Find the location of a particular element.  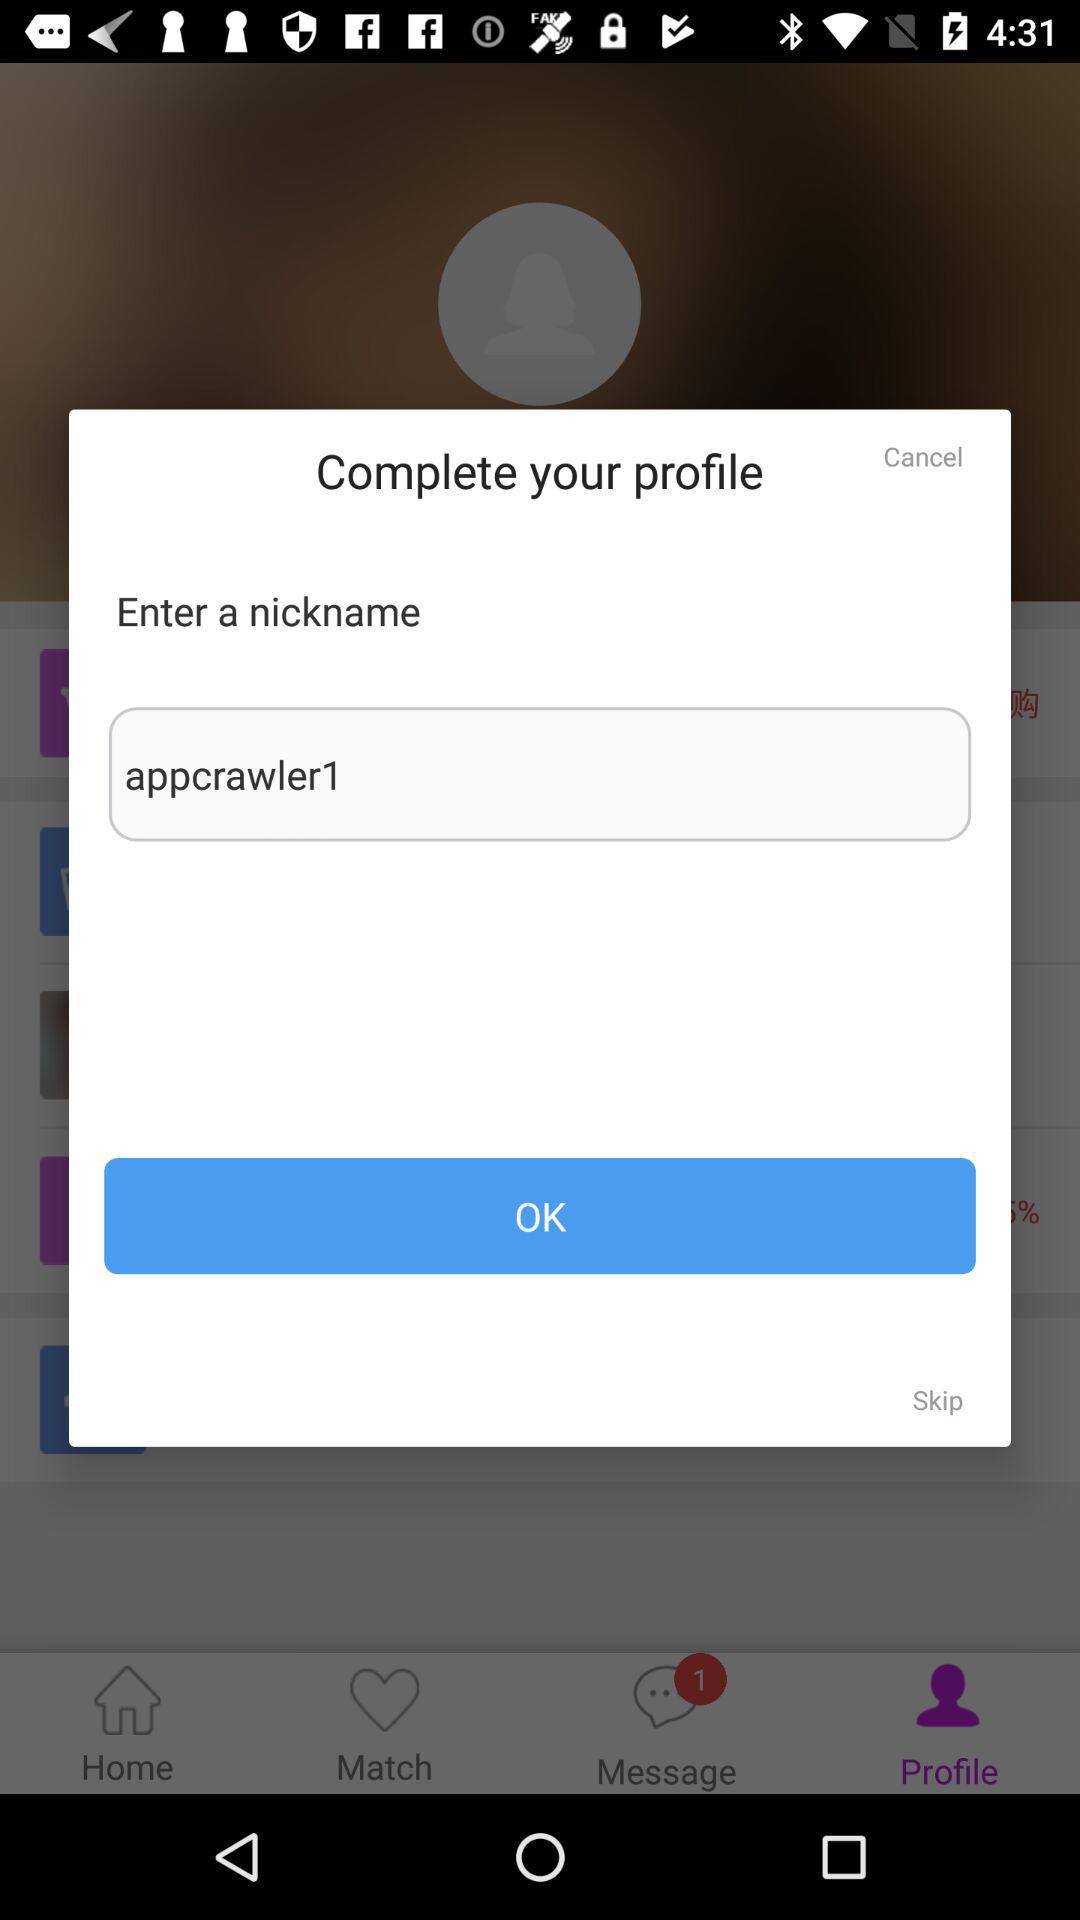

item below ok is located at coordinates (938, 1398).